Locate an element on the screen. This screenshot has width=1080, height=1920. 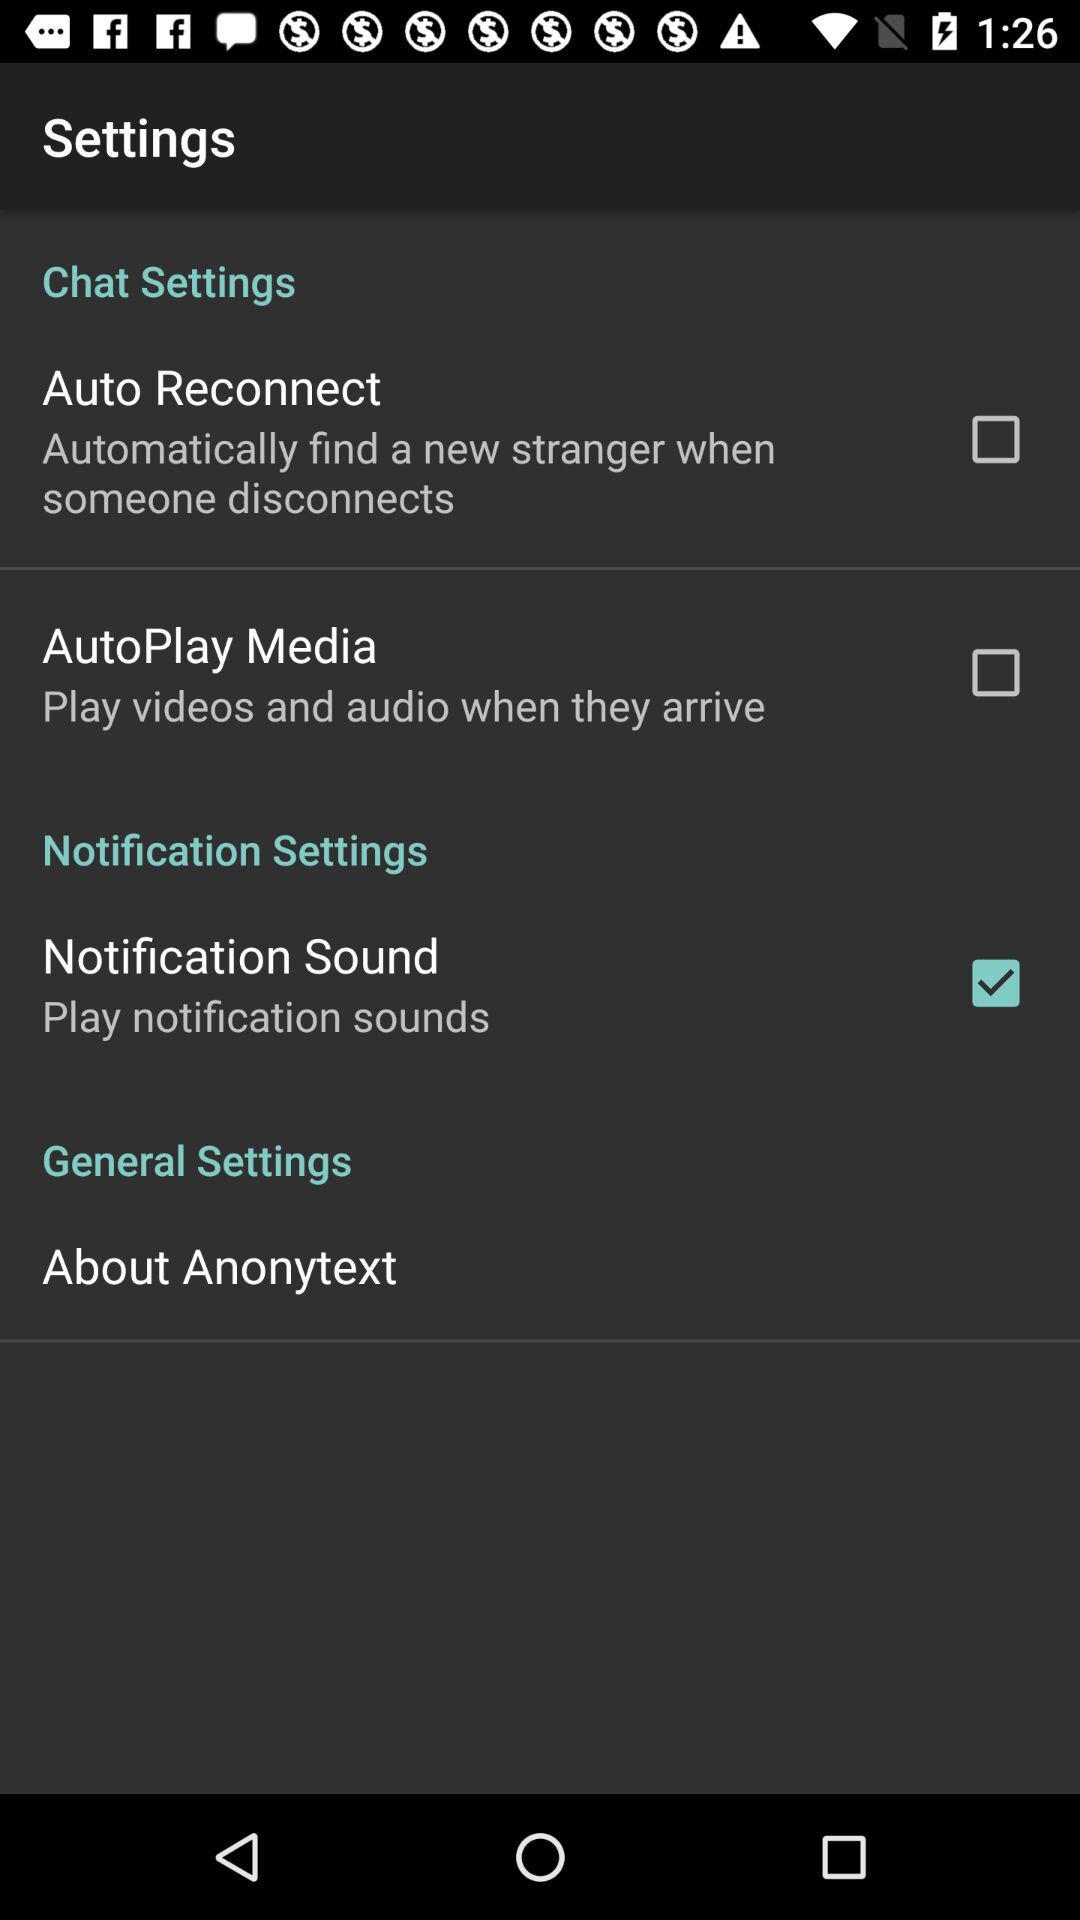
auto reconnect item is located at coordinates (211, 386).